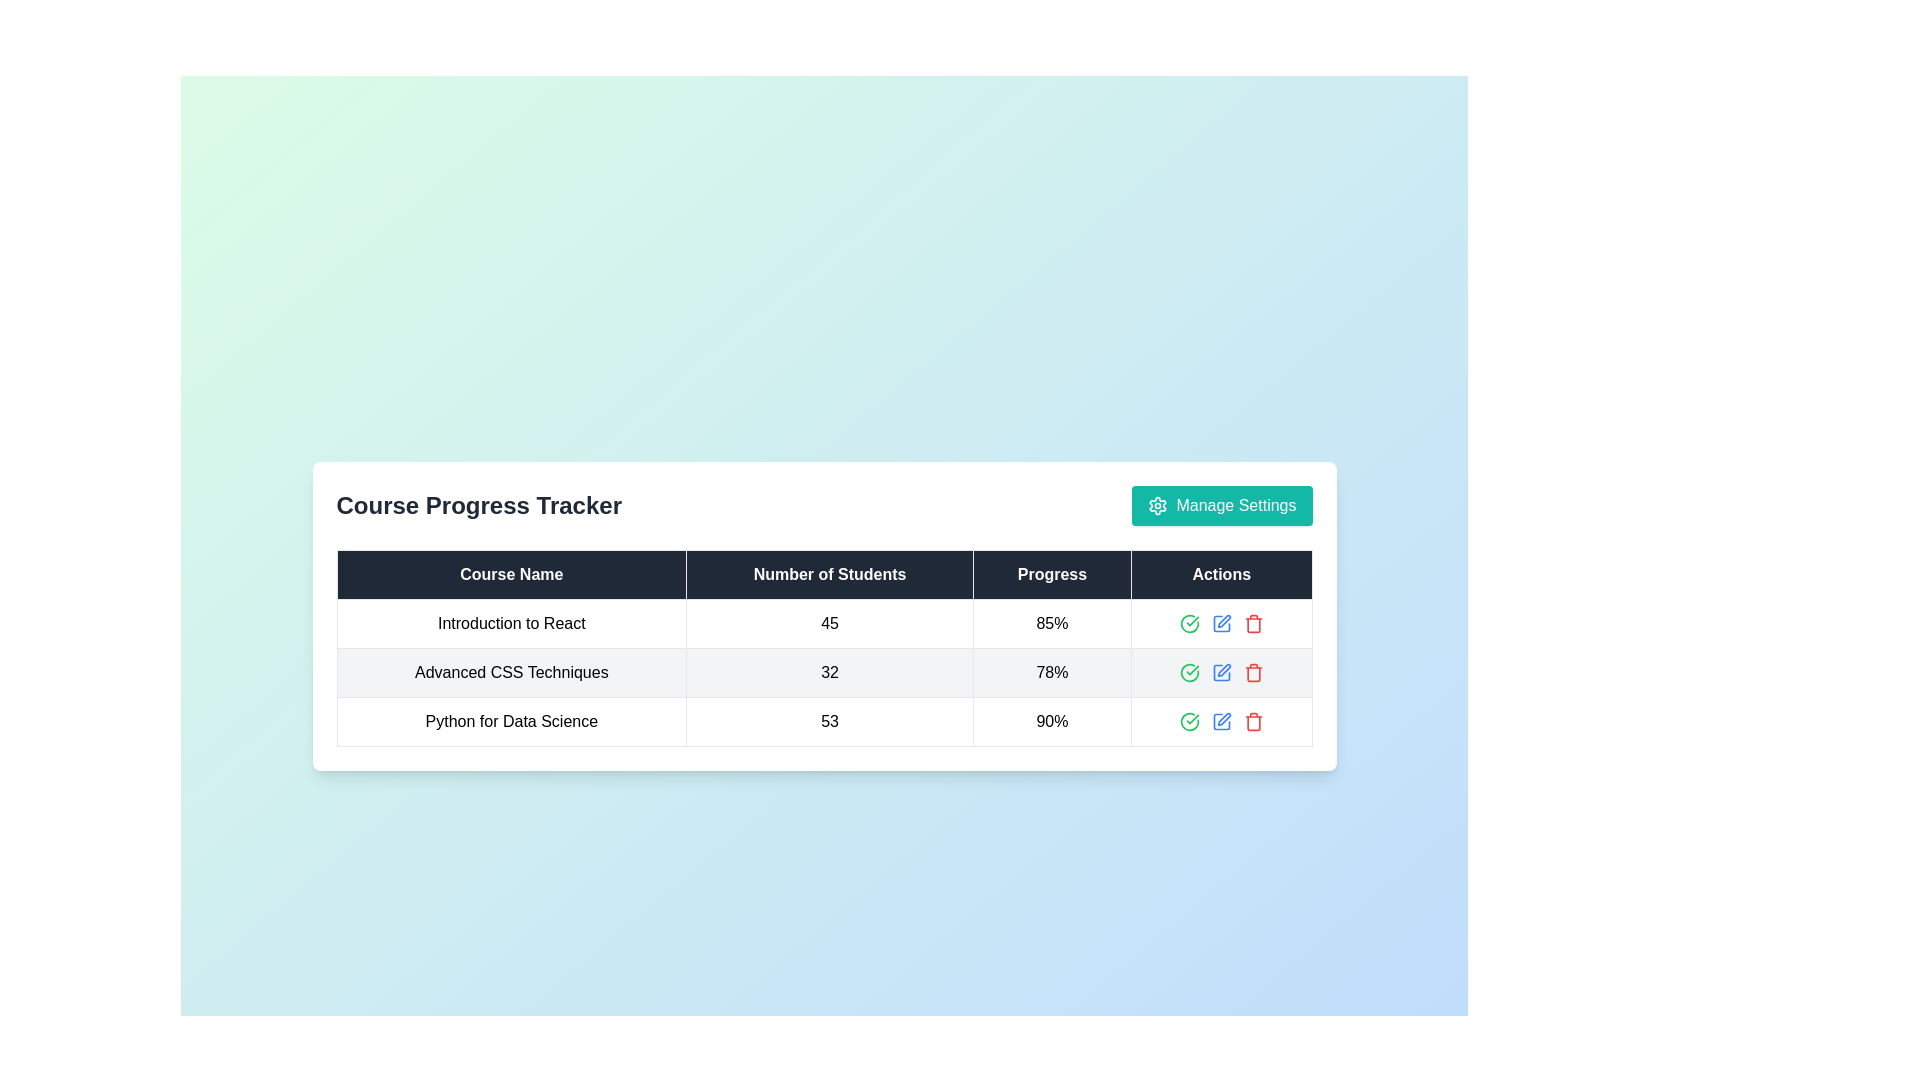 Image resolution: width=1920 pixels, height=1080 pixels. Describe the element at coordinates (1252, 622) in the screenshot. I see `the red trash icon in the 'Actions' column of the third row in the table` at that location.